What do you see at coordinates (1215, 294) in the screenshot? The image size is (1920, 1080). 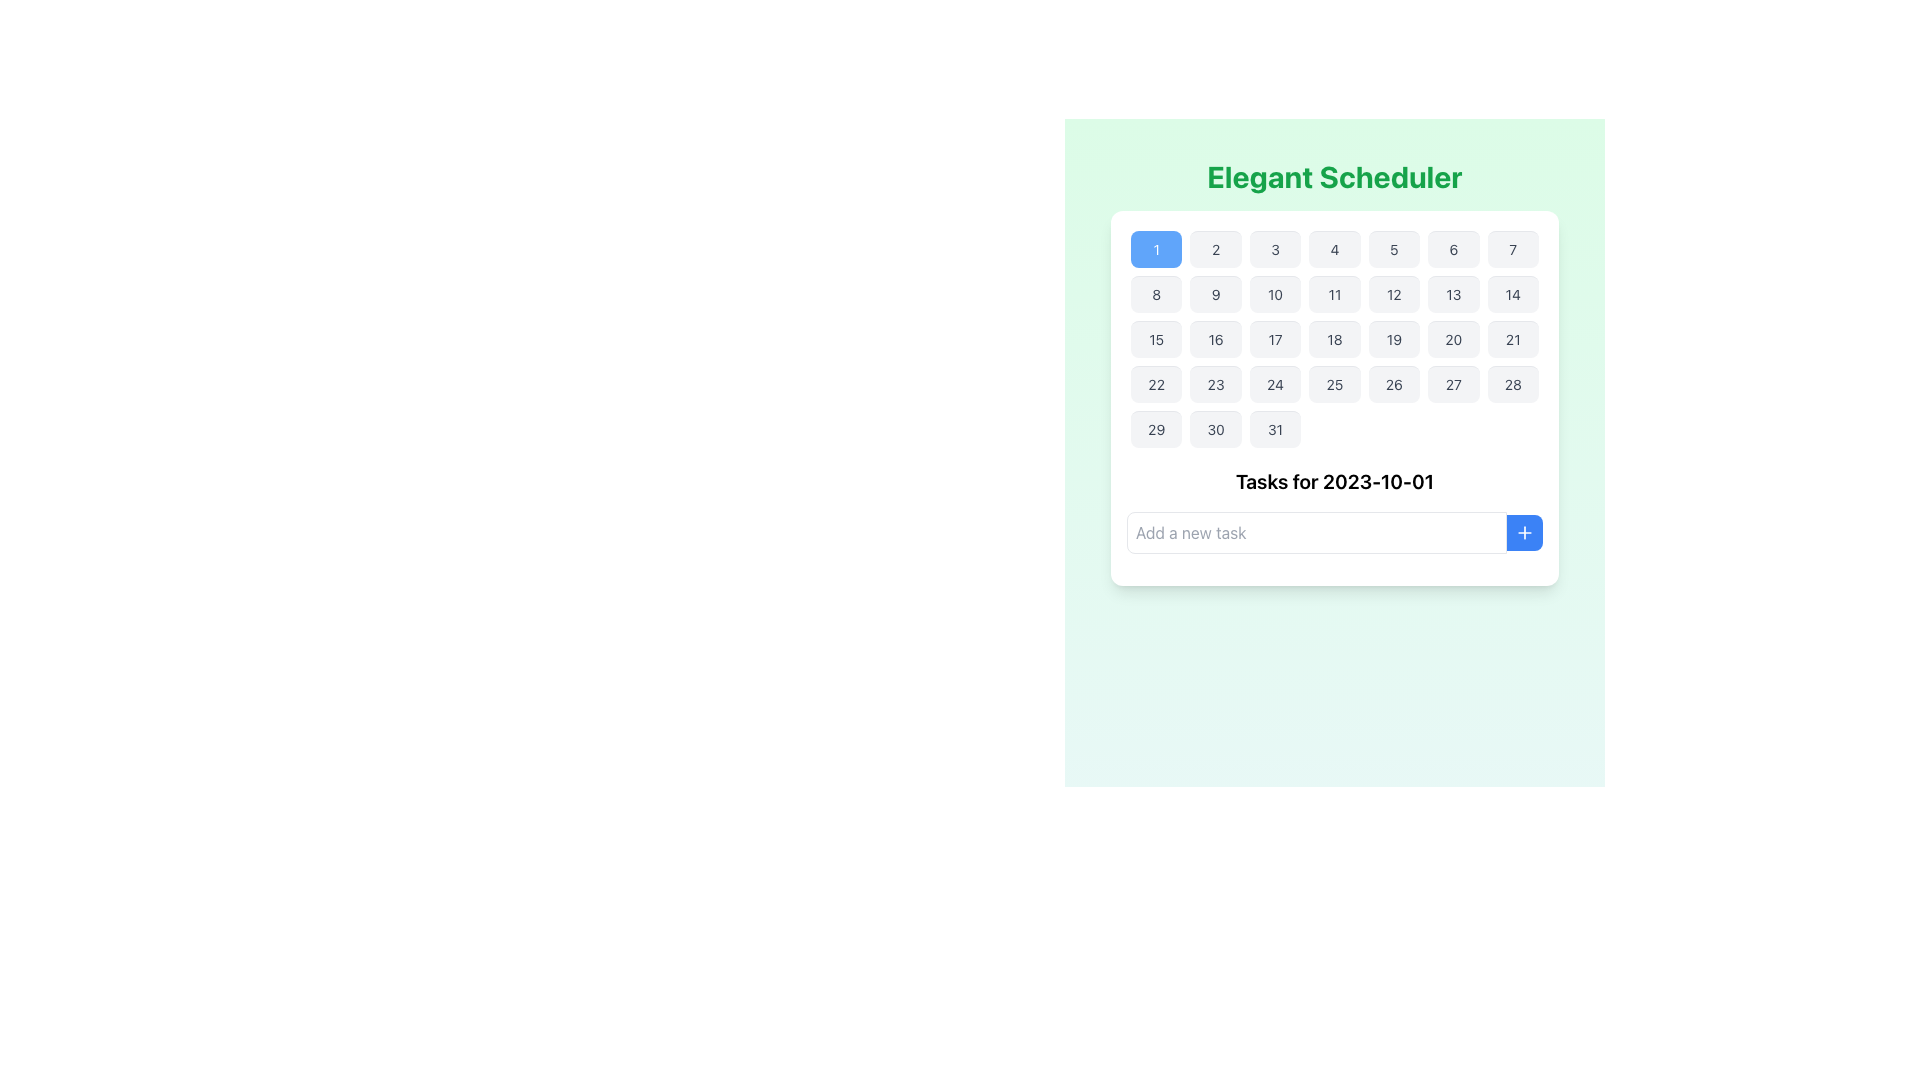 I see `the button representing the 9th day of the month in the calendar grid` at bounding box center [1215, 294].